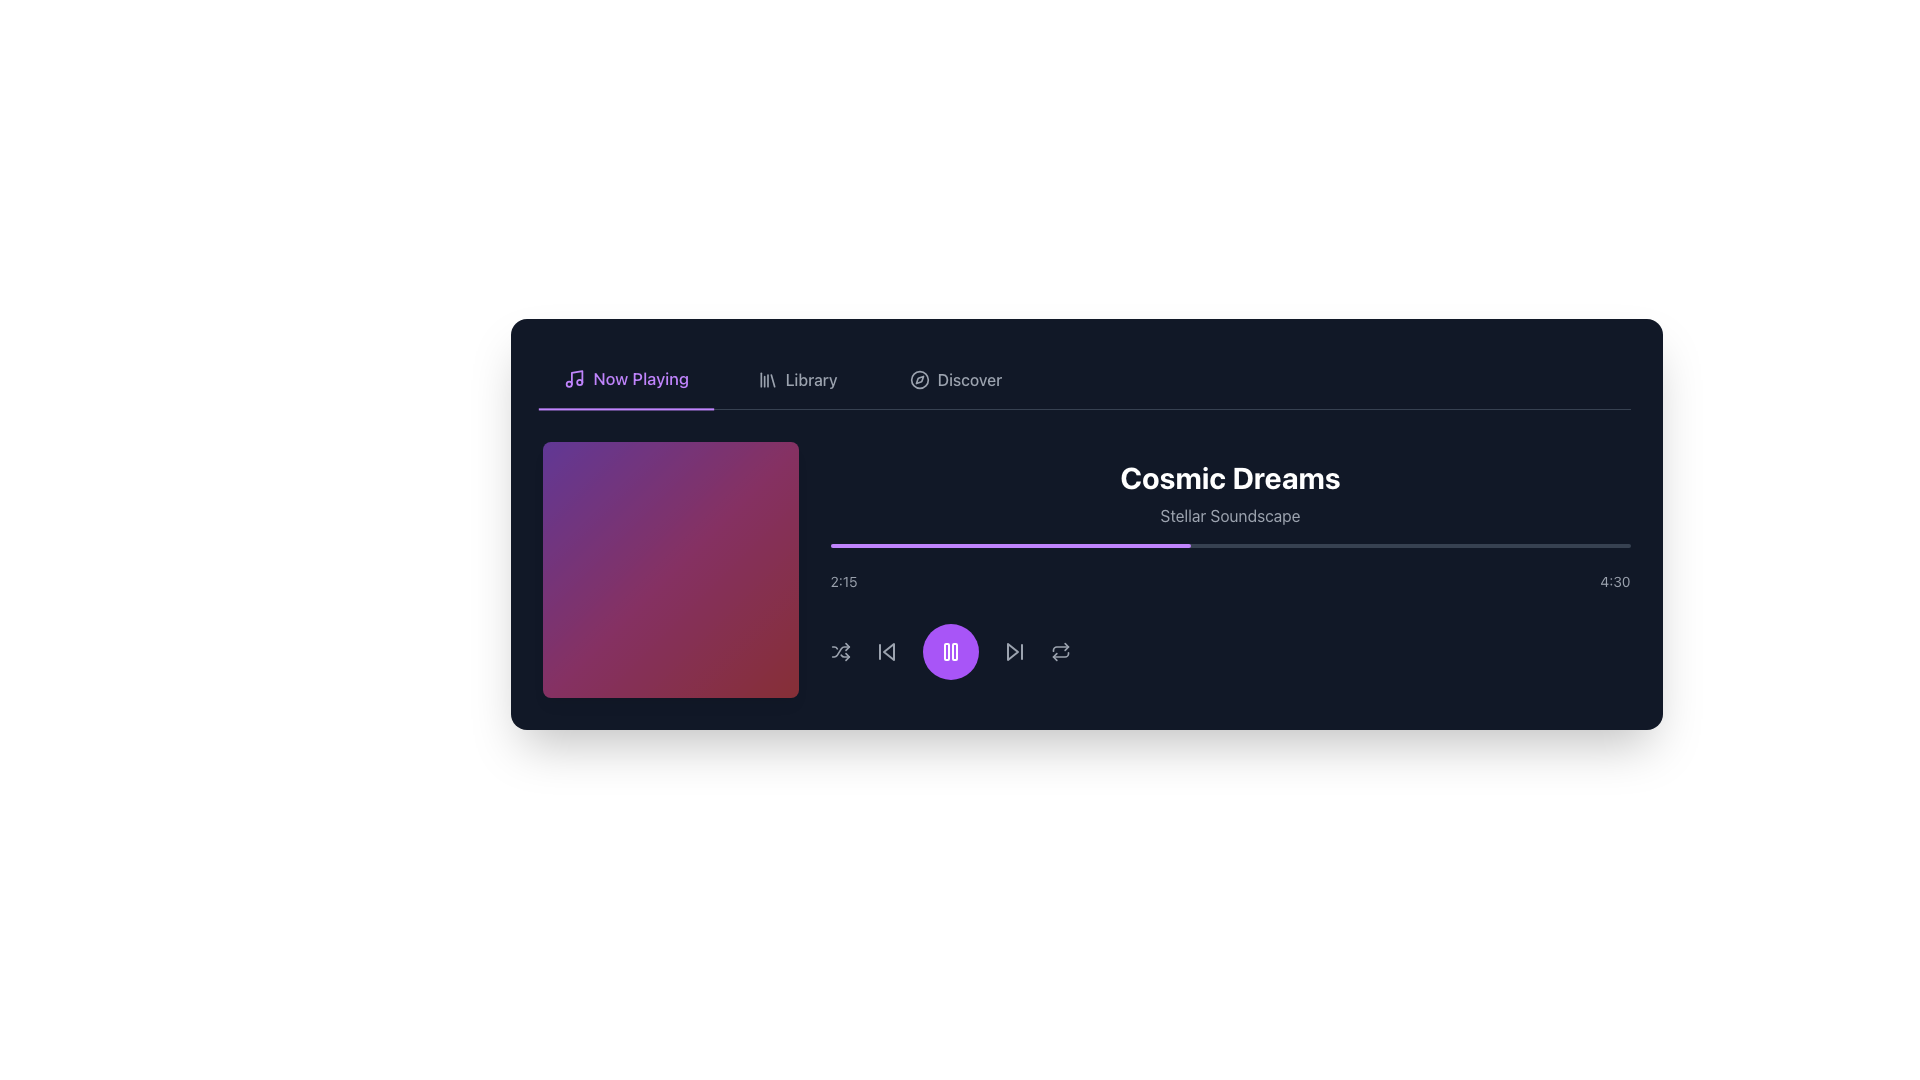 This screenshot has height=1080, width=1920. I want to click on the skip-forward button, which is the fourth button from the left in the audio control sequence, so click(1014, 651).